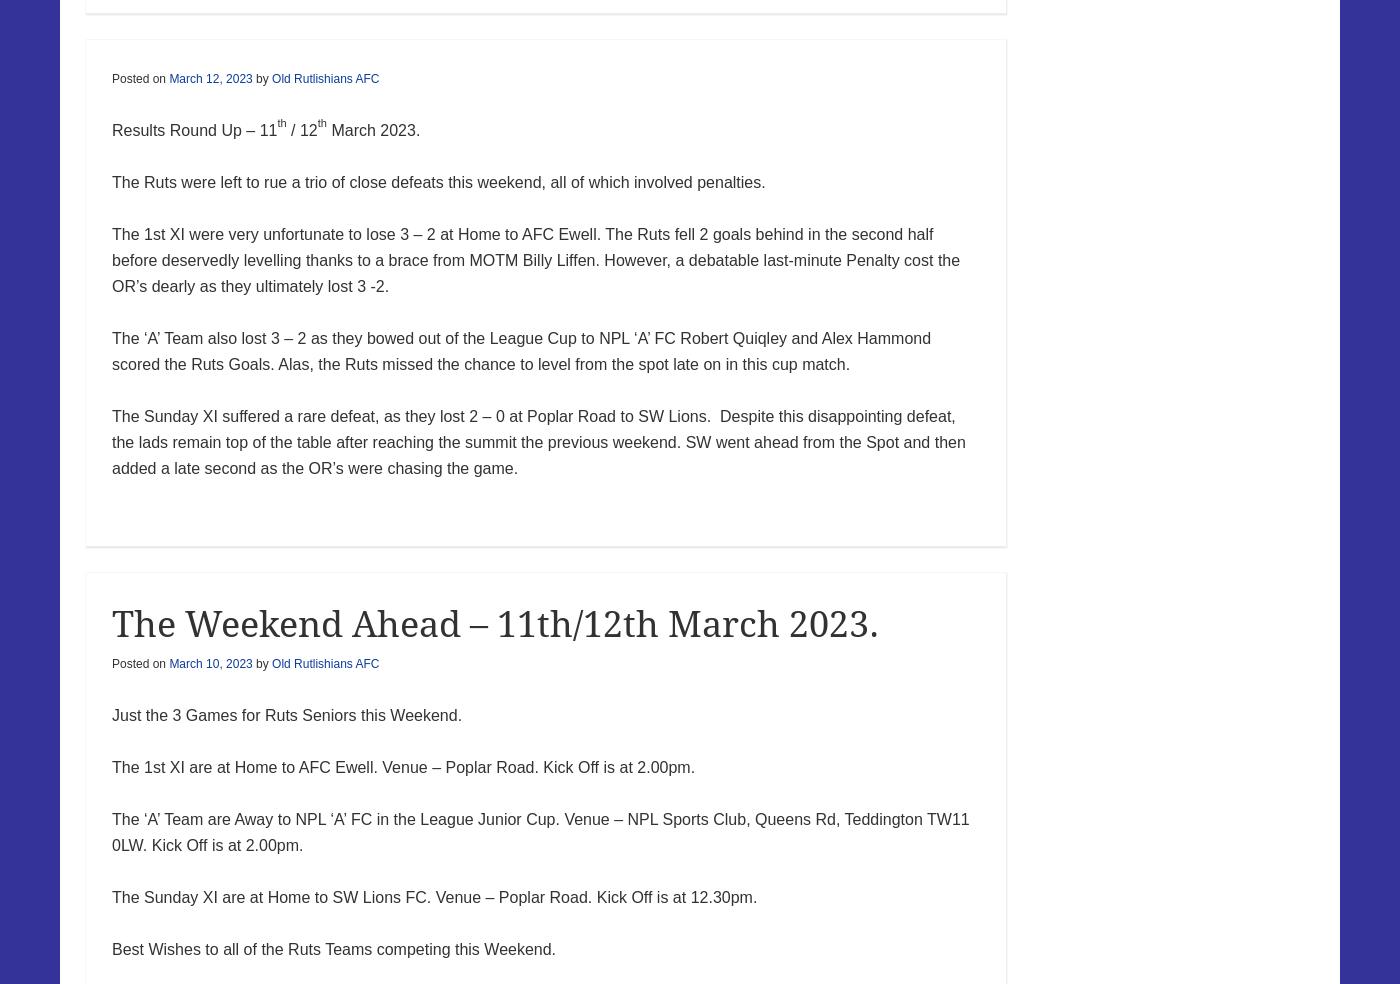 The height and width of the screenshot is (984, 1400). Describe the element at coordinates (112, 441) in the screenshot. I see `'The Sunday XI suffered a rare defeat, as they lost 2 – 0 at Poplar Road to SW Lions.  Despite this disappointing defeat, the lads remain top of the table after reaching the summit the previous weekend. SW went ahead from the Spot and then added a late second as the OR’s were chasing the game.'` at that location.